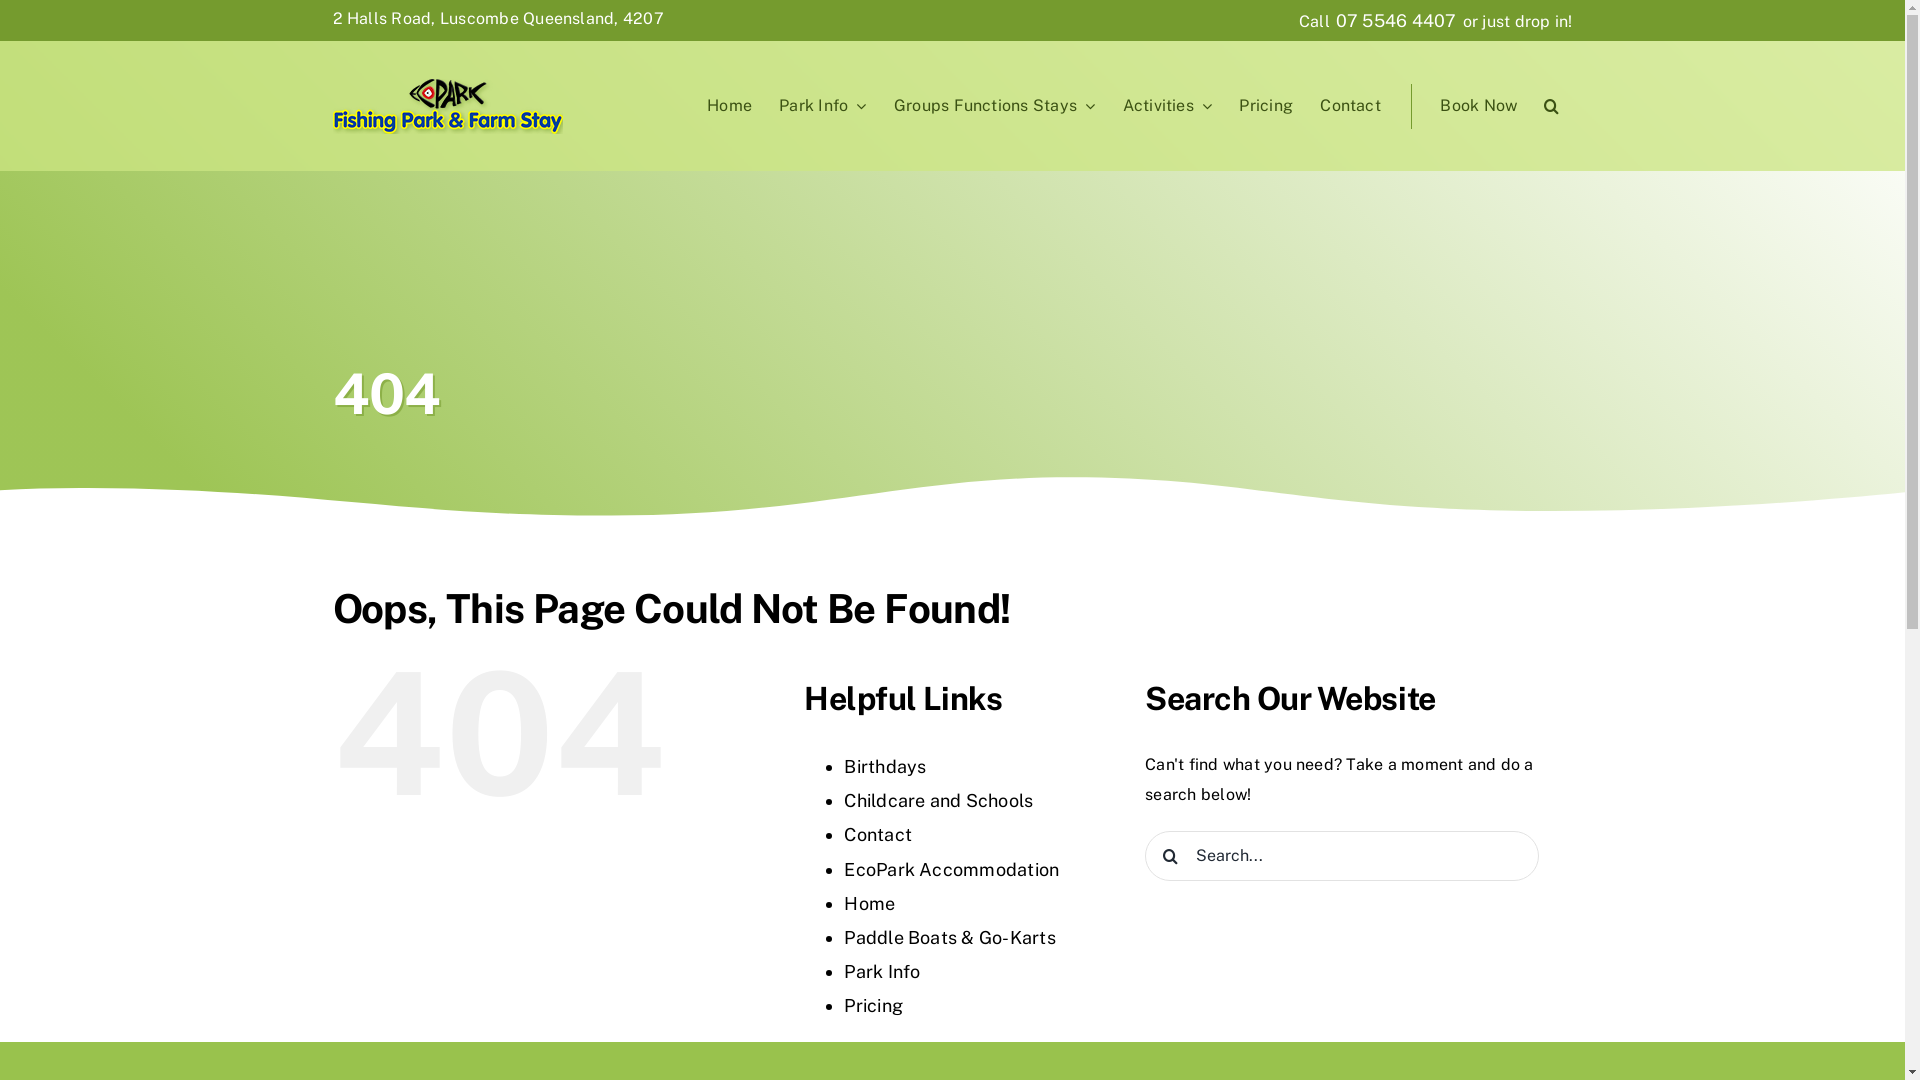 This screenshot has width=1920, height=1080. I want to click on 'Groups Functions Stays', so click(880, 106).